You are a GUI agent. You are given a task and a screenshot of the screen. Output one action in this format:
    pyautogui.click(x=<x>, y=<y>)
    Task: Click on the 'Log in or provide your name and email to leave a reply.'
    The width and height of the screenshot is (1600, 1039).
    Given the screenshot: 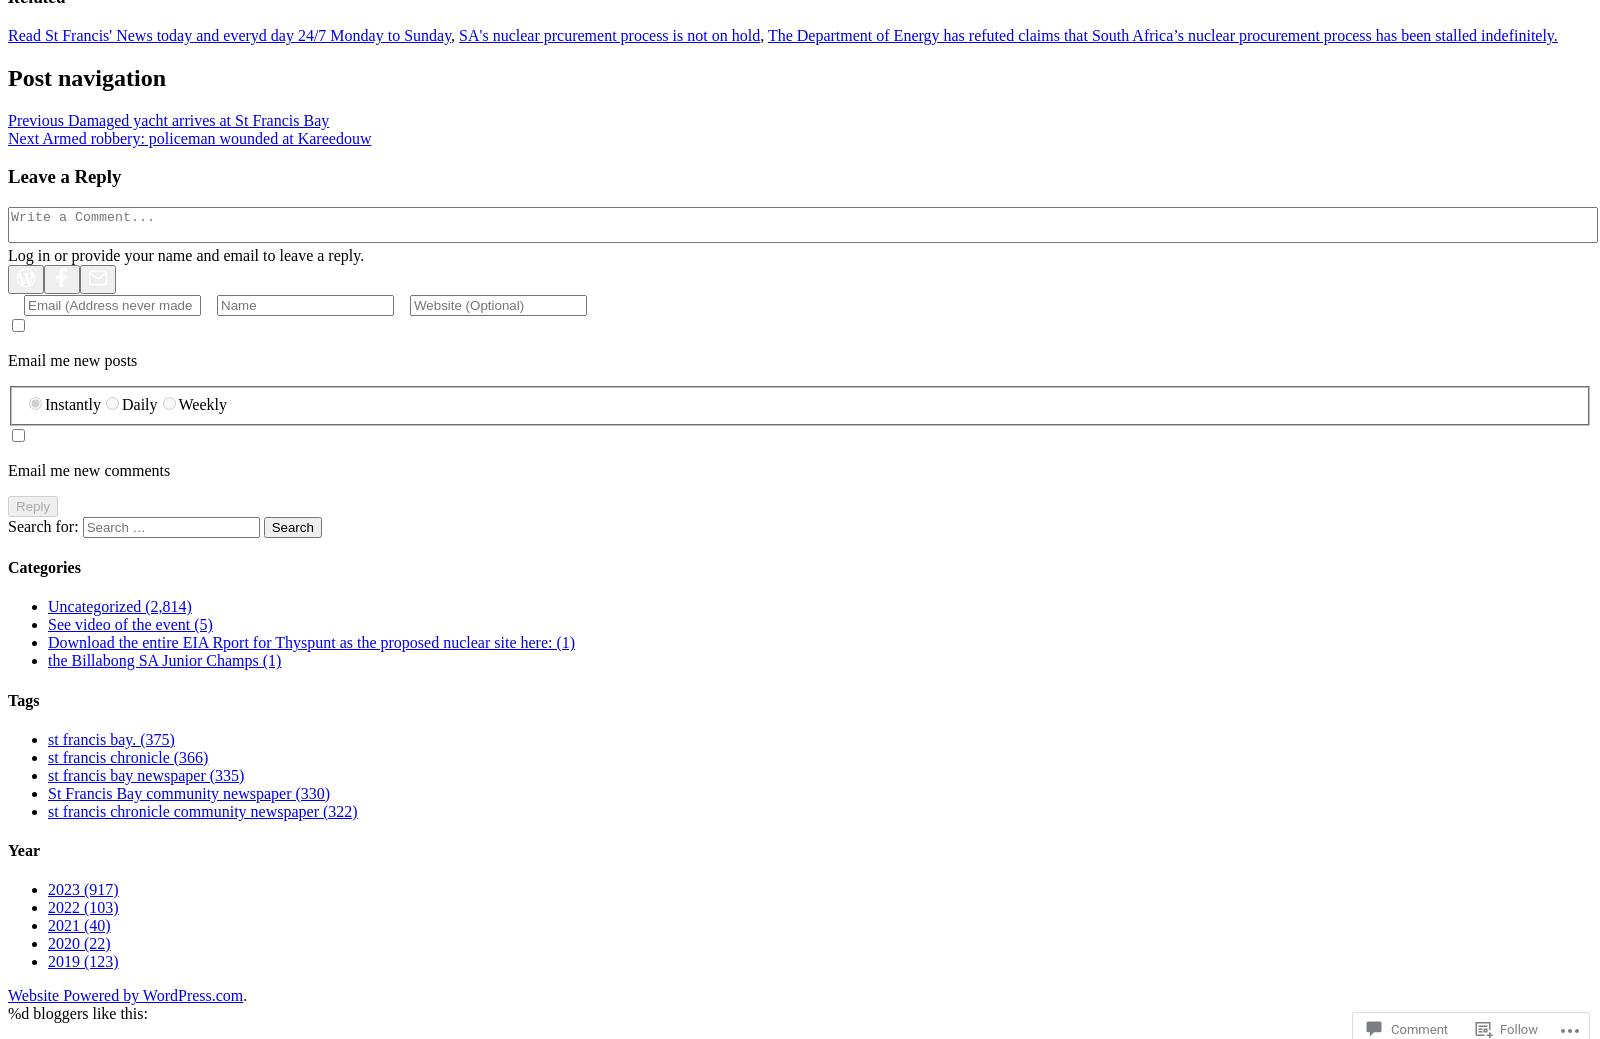 What is the action you would take?
    pyautogui.click(x=185, y=255)
    